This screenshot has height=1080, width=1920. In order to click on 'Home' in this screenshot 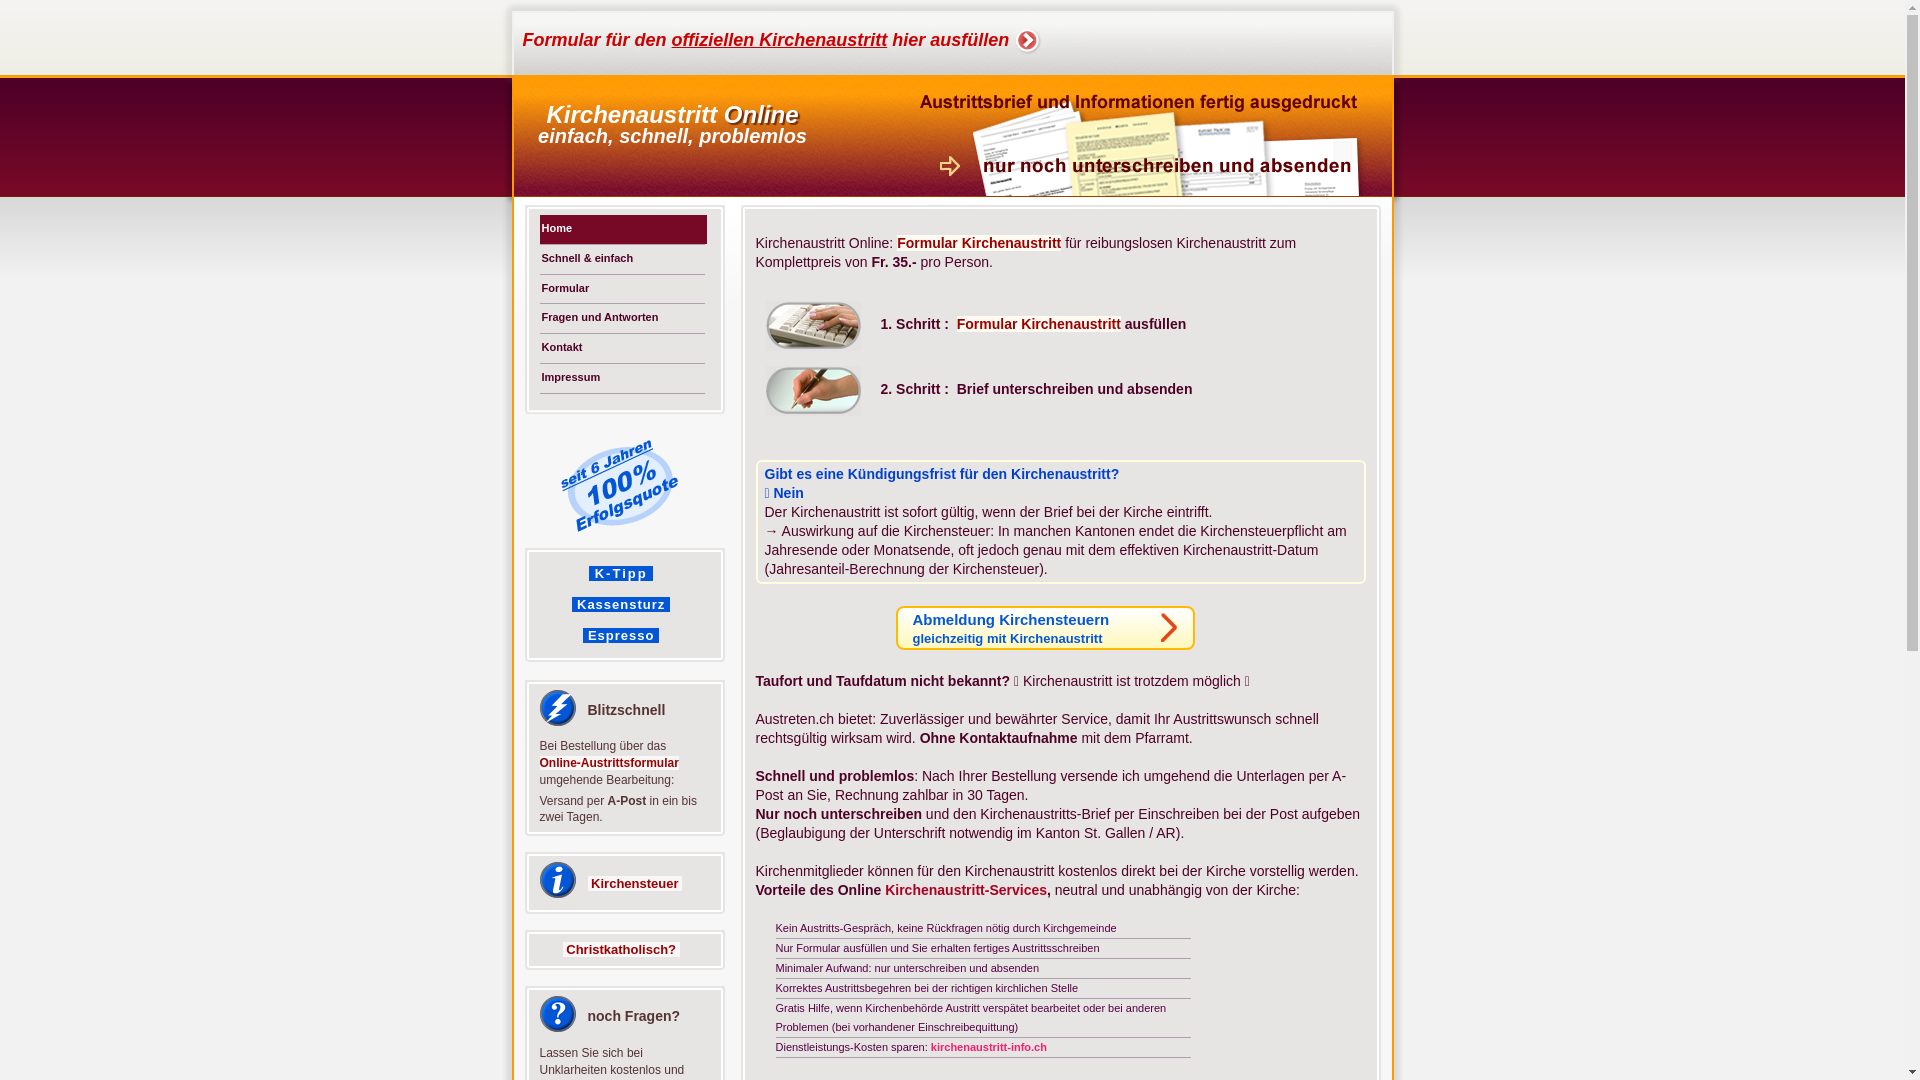, I will do `click(622, 228)`.